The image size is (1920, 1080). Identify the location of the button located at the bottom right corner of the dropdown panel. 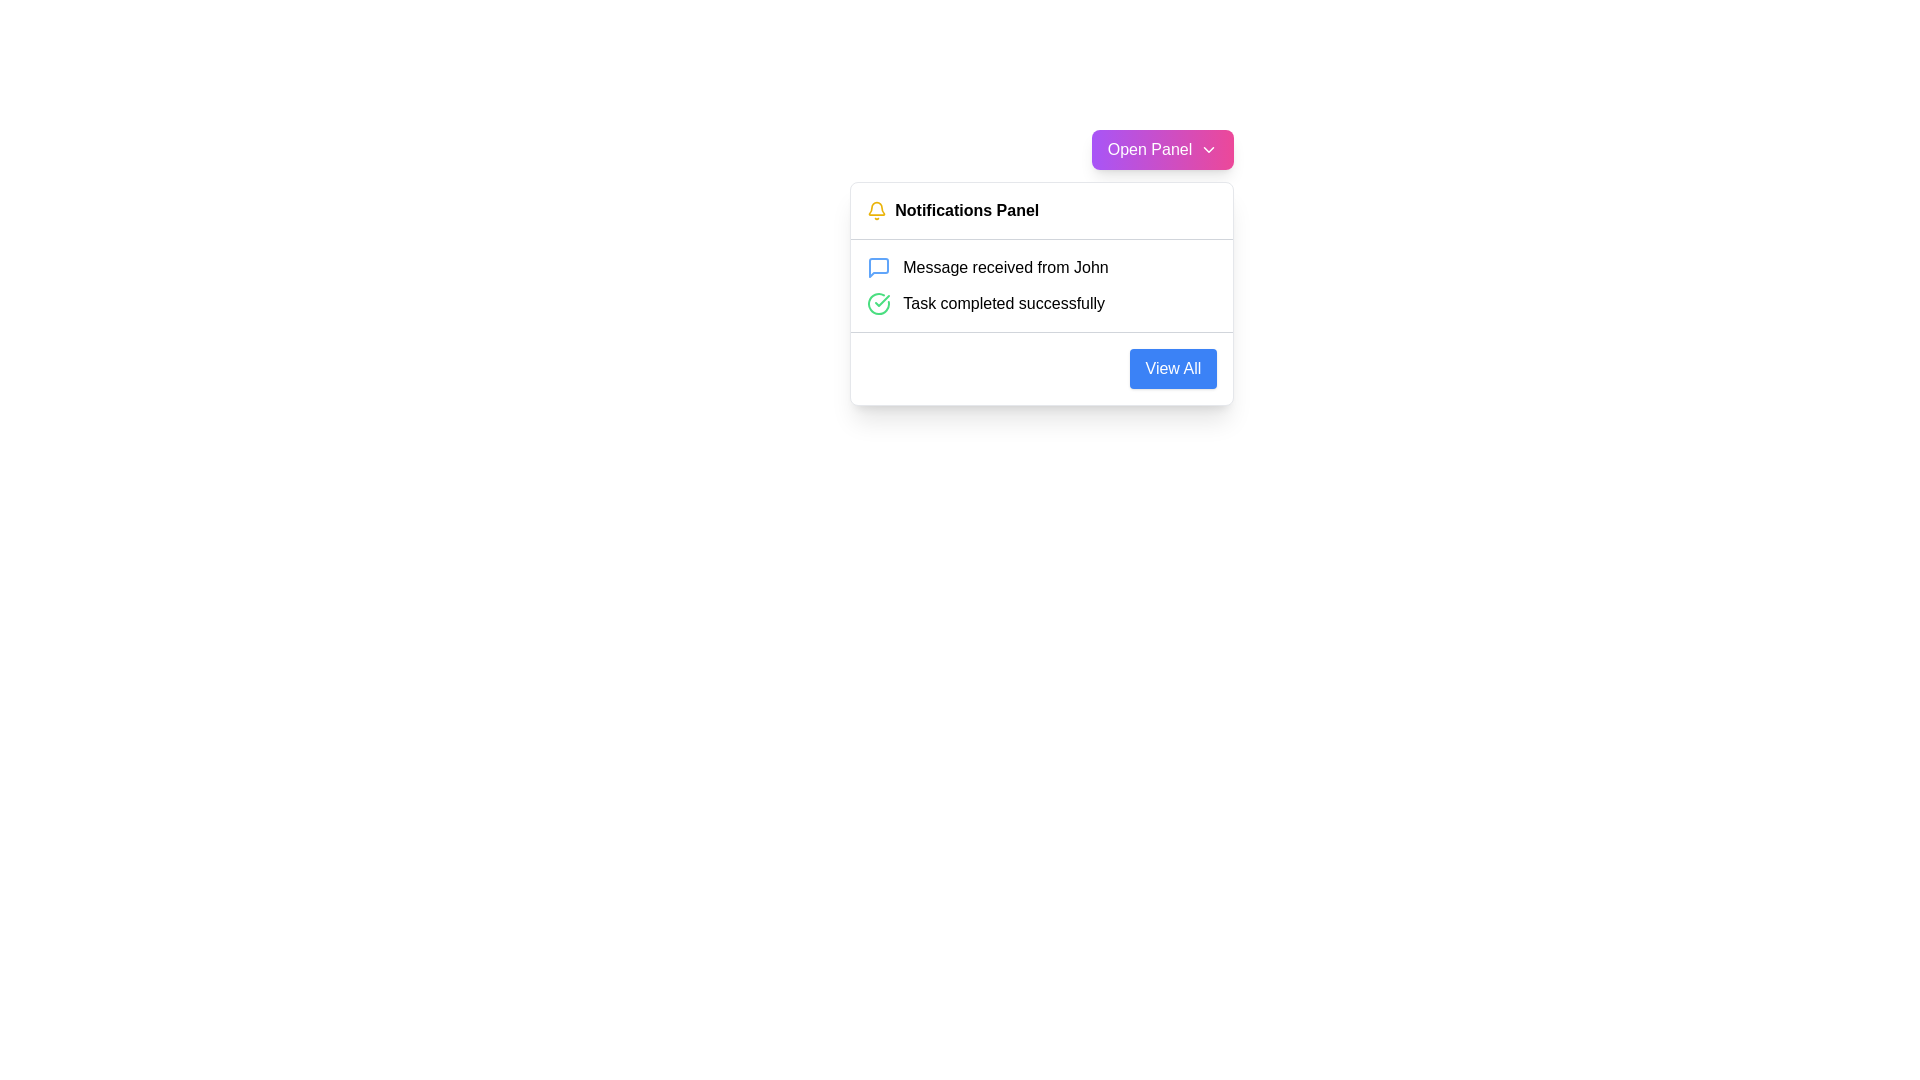
(1173, 369).